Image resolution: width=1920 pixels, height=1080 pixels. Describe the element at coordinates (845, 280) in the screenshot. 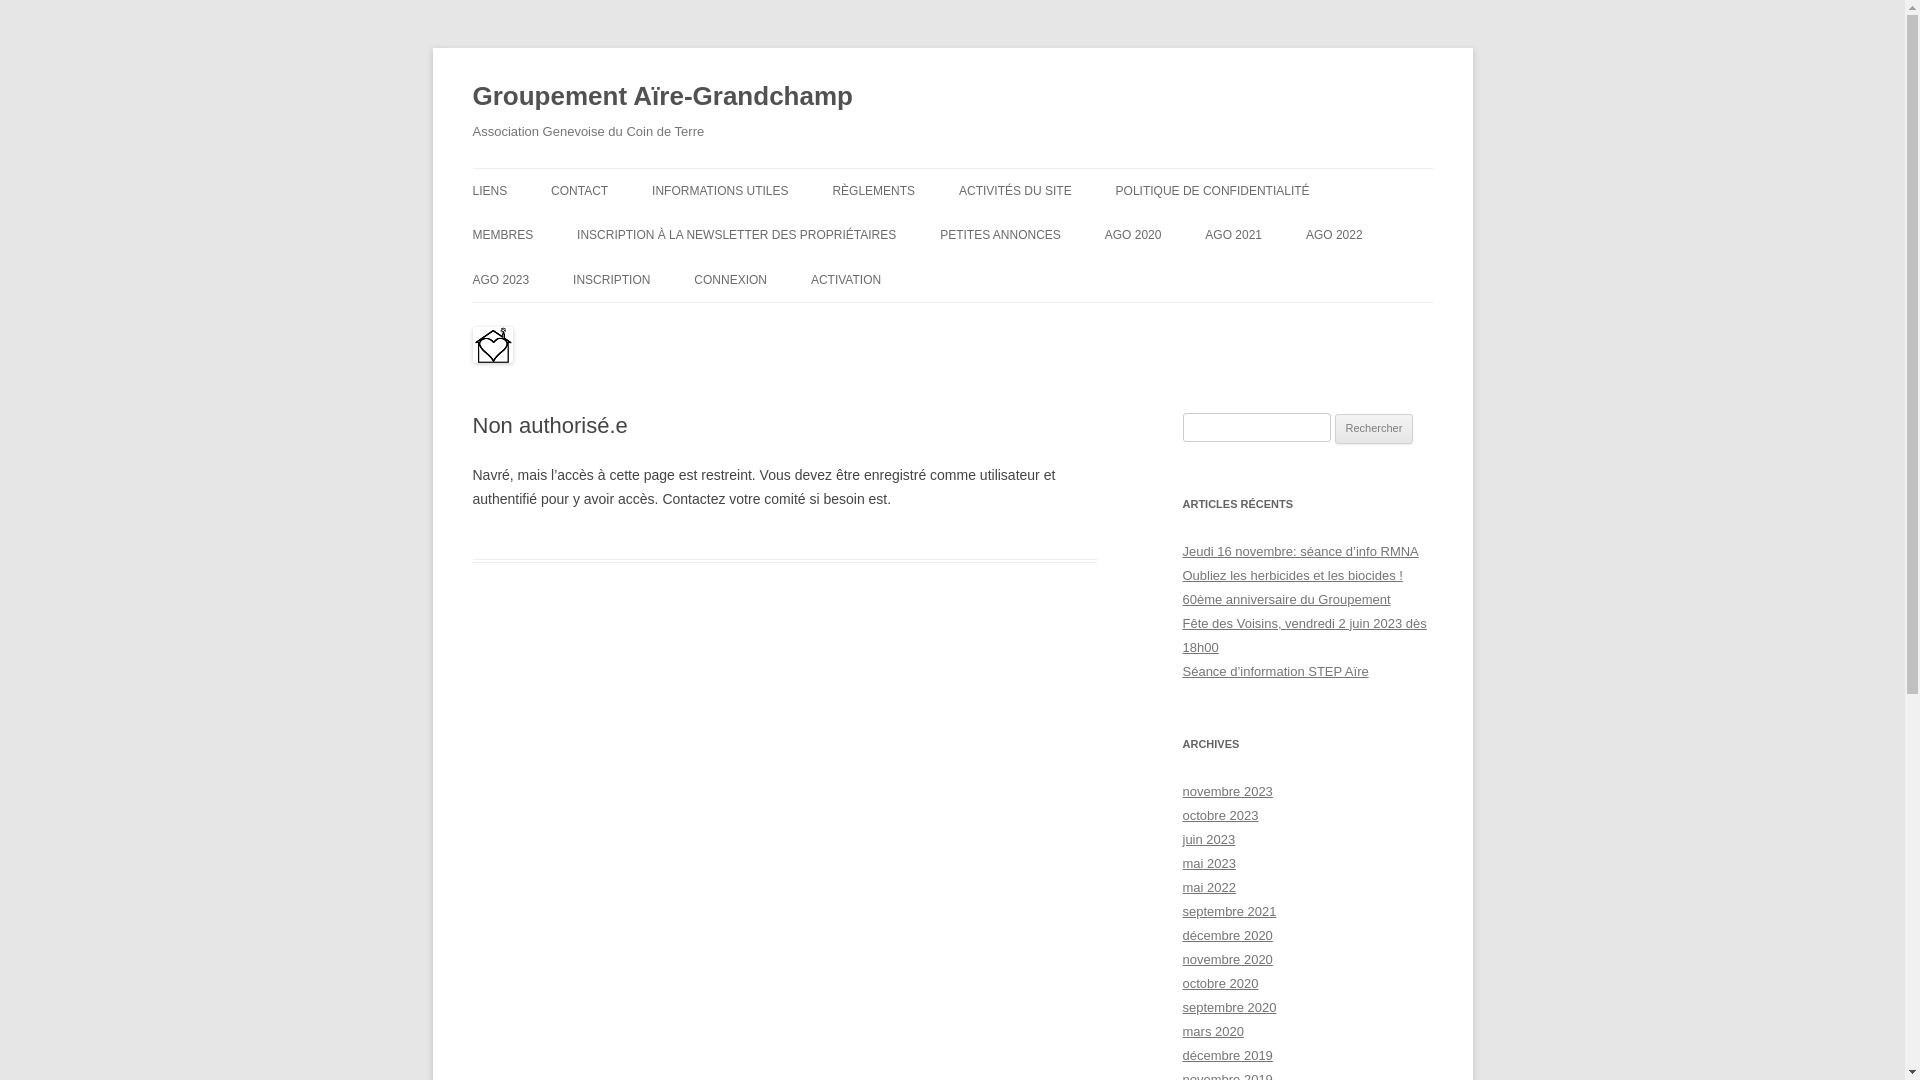

I see `'ACTIVATION'` at that location.